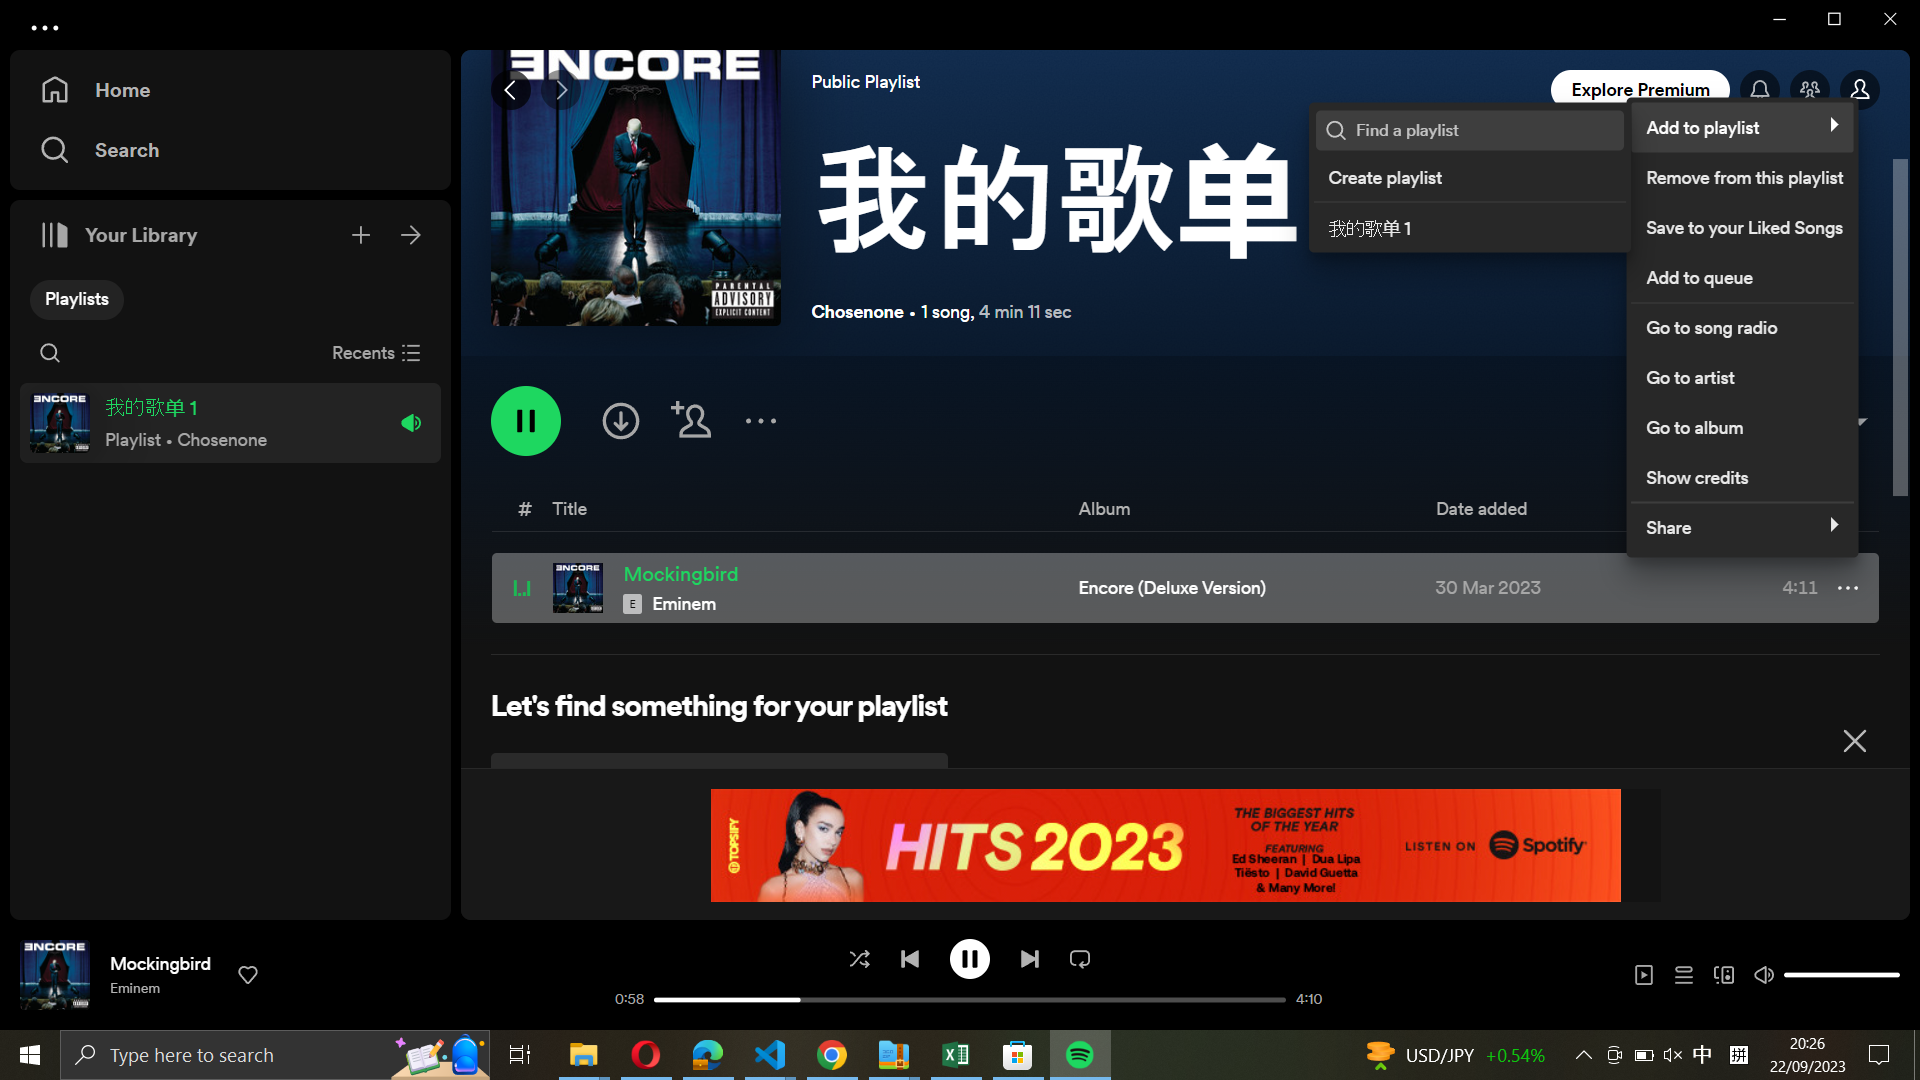  I want to click on Switch between the loop function and the loop once function, so click(1079, 956).